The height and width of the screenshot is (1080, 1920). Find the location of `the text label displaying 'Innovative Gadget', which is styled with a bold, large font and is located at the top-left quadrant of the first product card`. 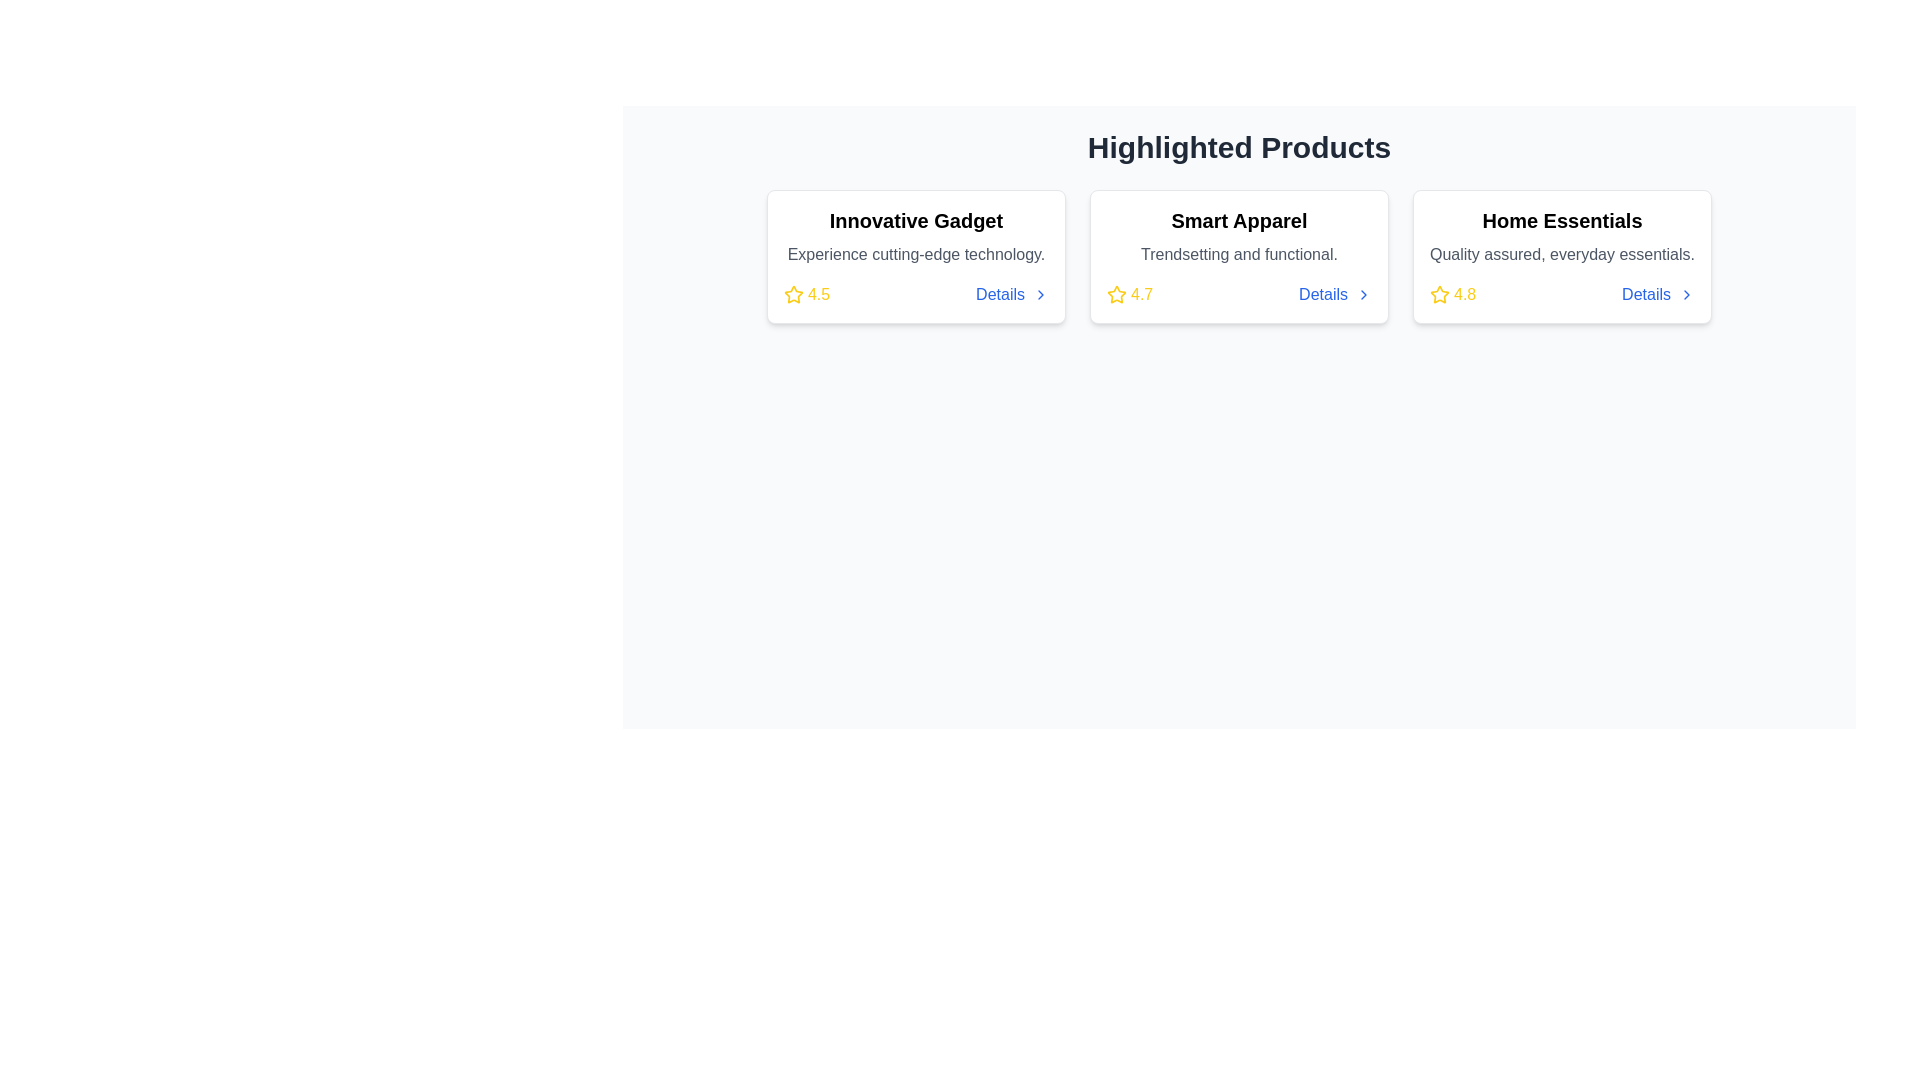

the text label displaying 'Innovative Gadget', which is styled with a bold, large font and is located at the top-left quadrant of the first product card is located at coordinates (915, 220).